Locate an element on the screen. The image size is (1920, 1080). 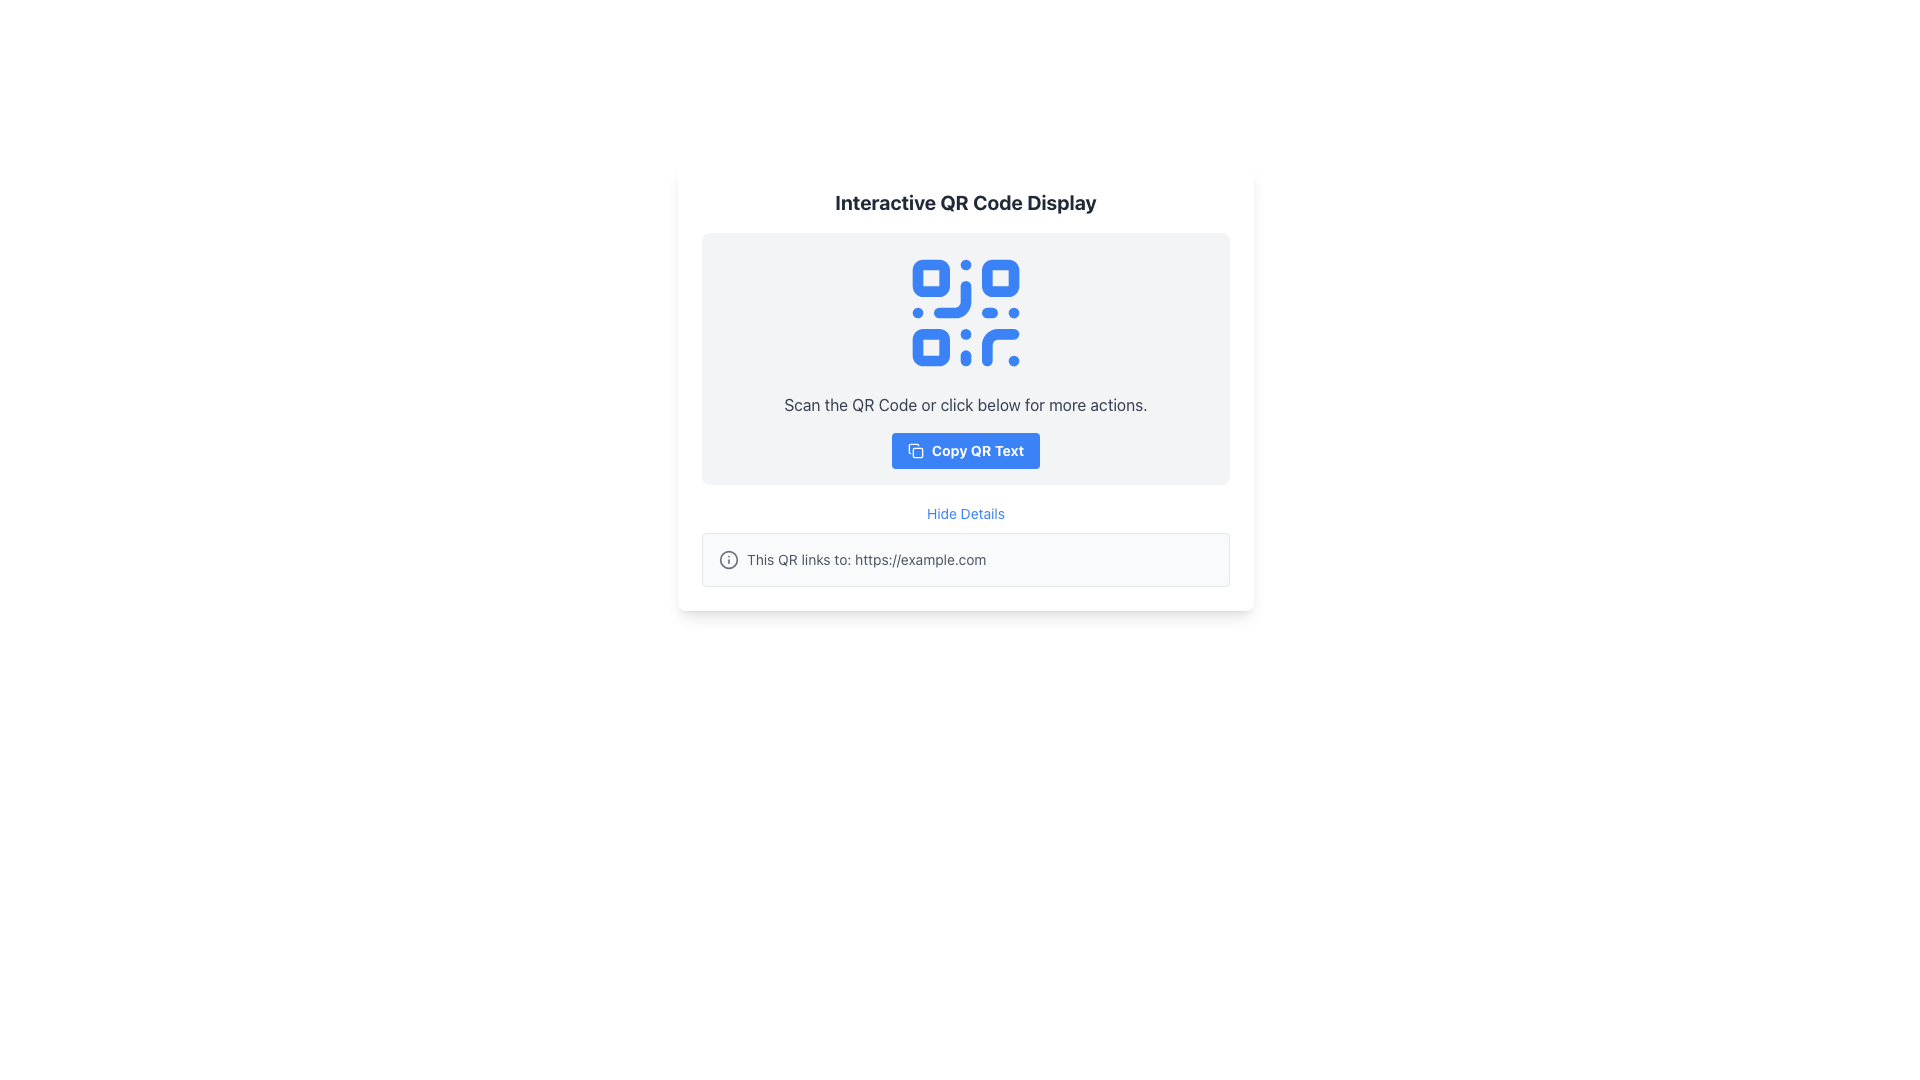
the Interactive Text Link located above the description text block to trigger the underline effect is located at coordinates (965, 512).